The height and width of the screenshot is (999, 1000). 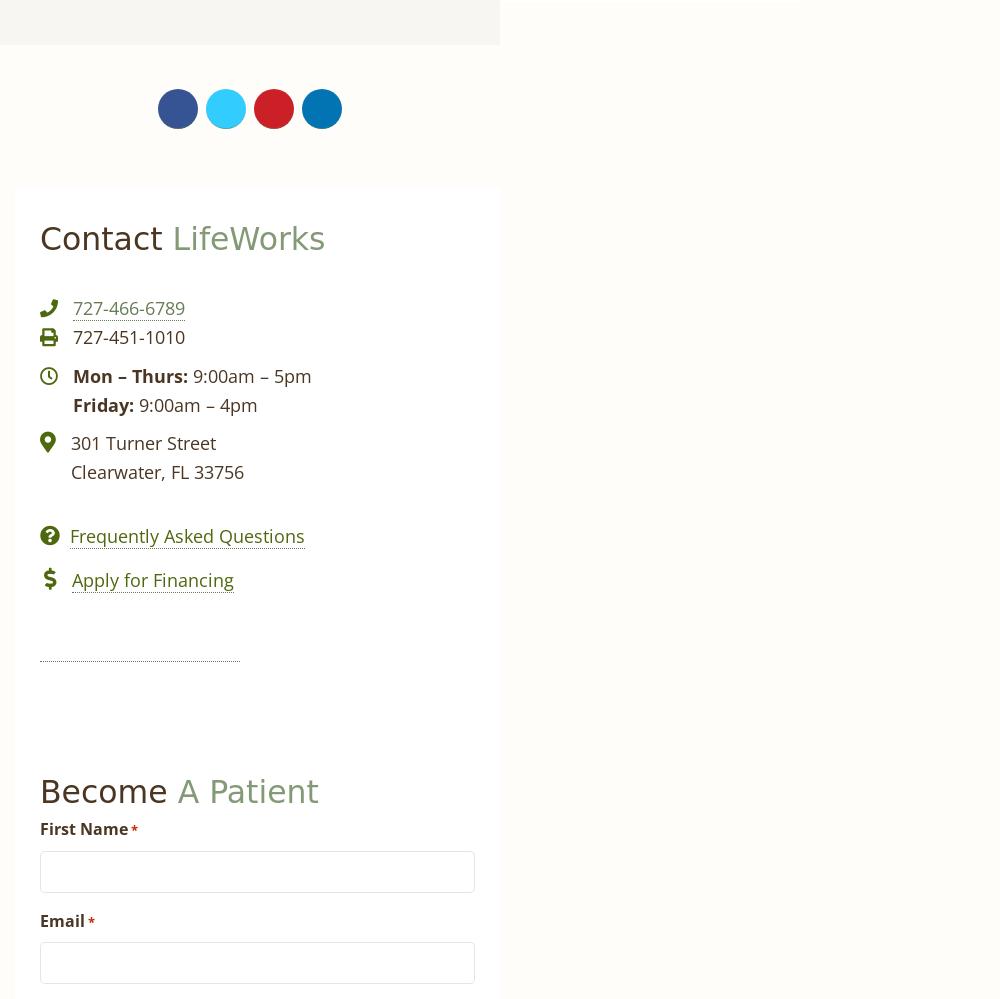 What do you see at coordinates (40, 791) in the screenshot?
I see `'Become'` at bounding box center [40, 791].